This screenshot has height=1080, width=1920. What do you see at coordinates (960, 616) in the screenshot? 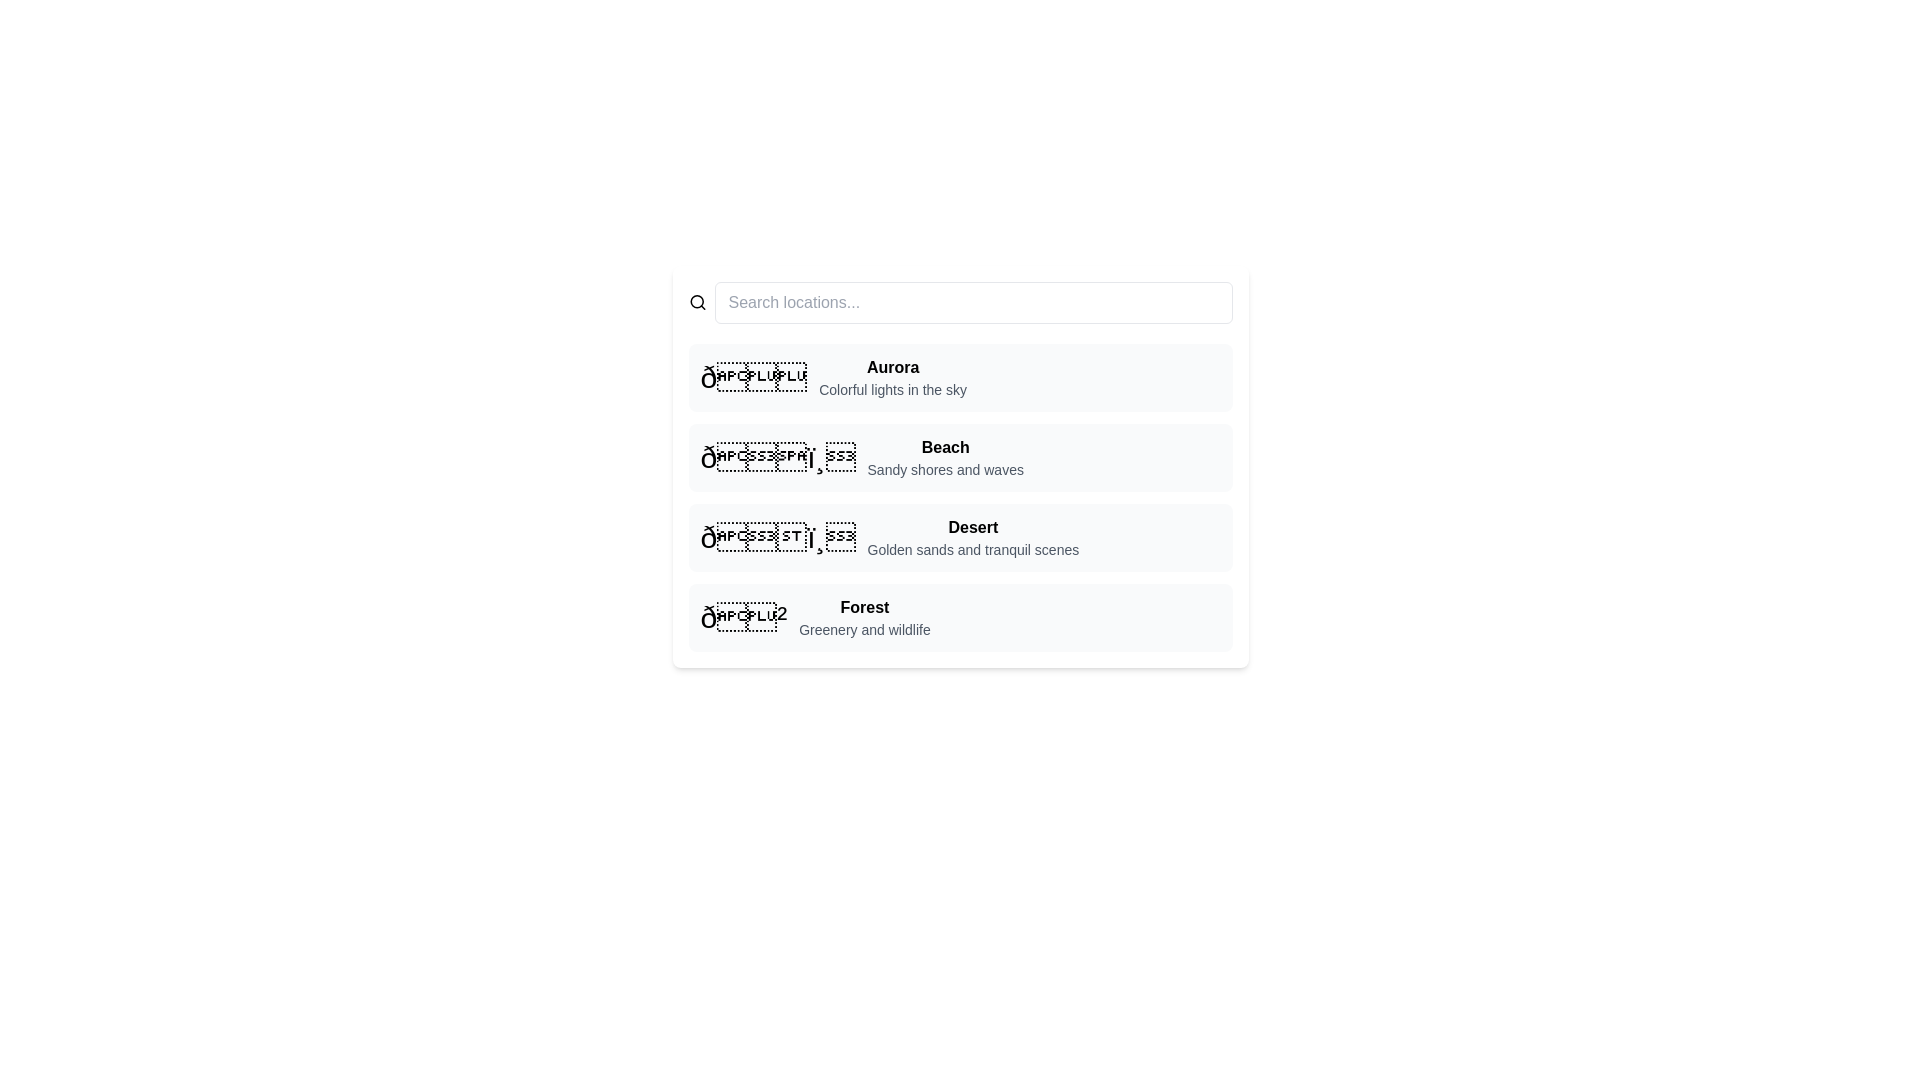
I see `the selectable list item labeled 'Forest'` at bounding box center [960, 616].